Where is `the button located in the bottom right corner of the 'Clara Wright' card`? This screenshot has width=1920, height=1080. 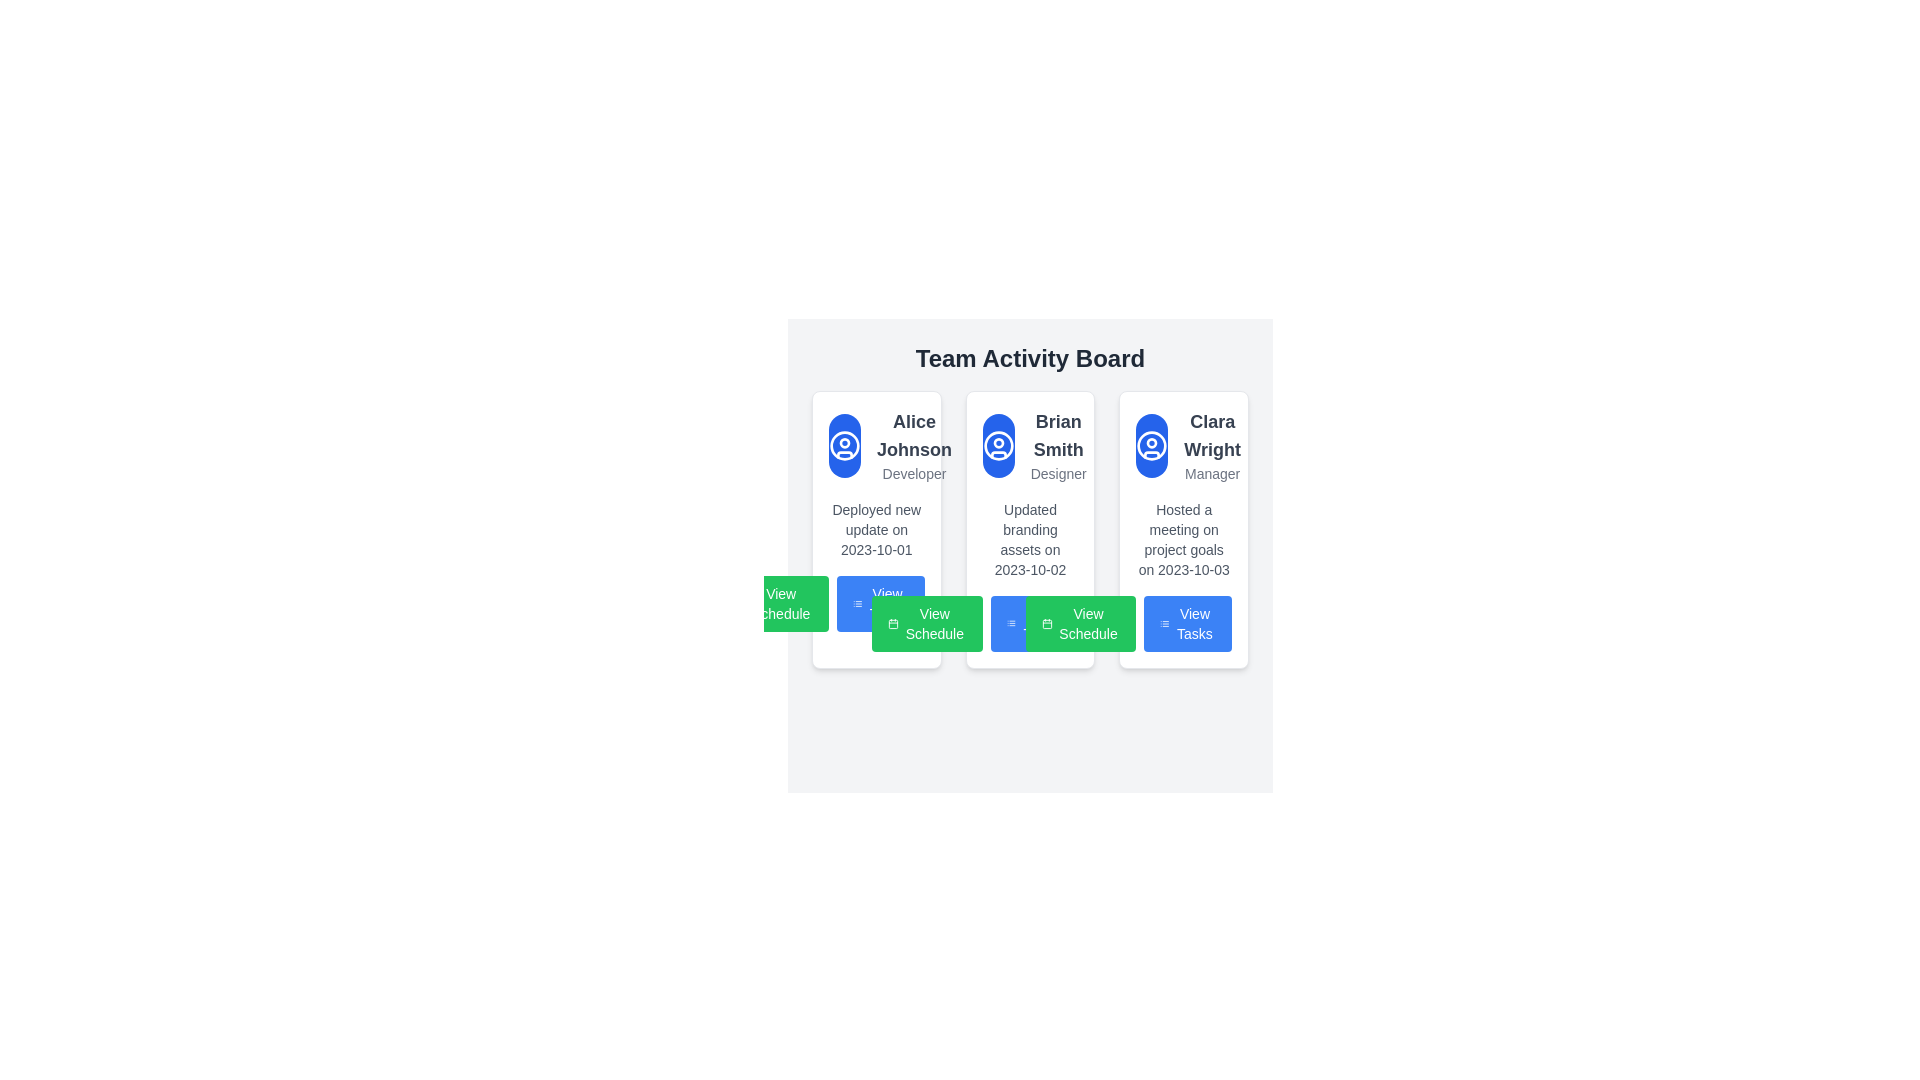 the button located in the bottom right corner of the 'Clara Wright' card is located at coordinates (1184, 623).